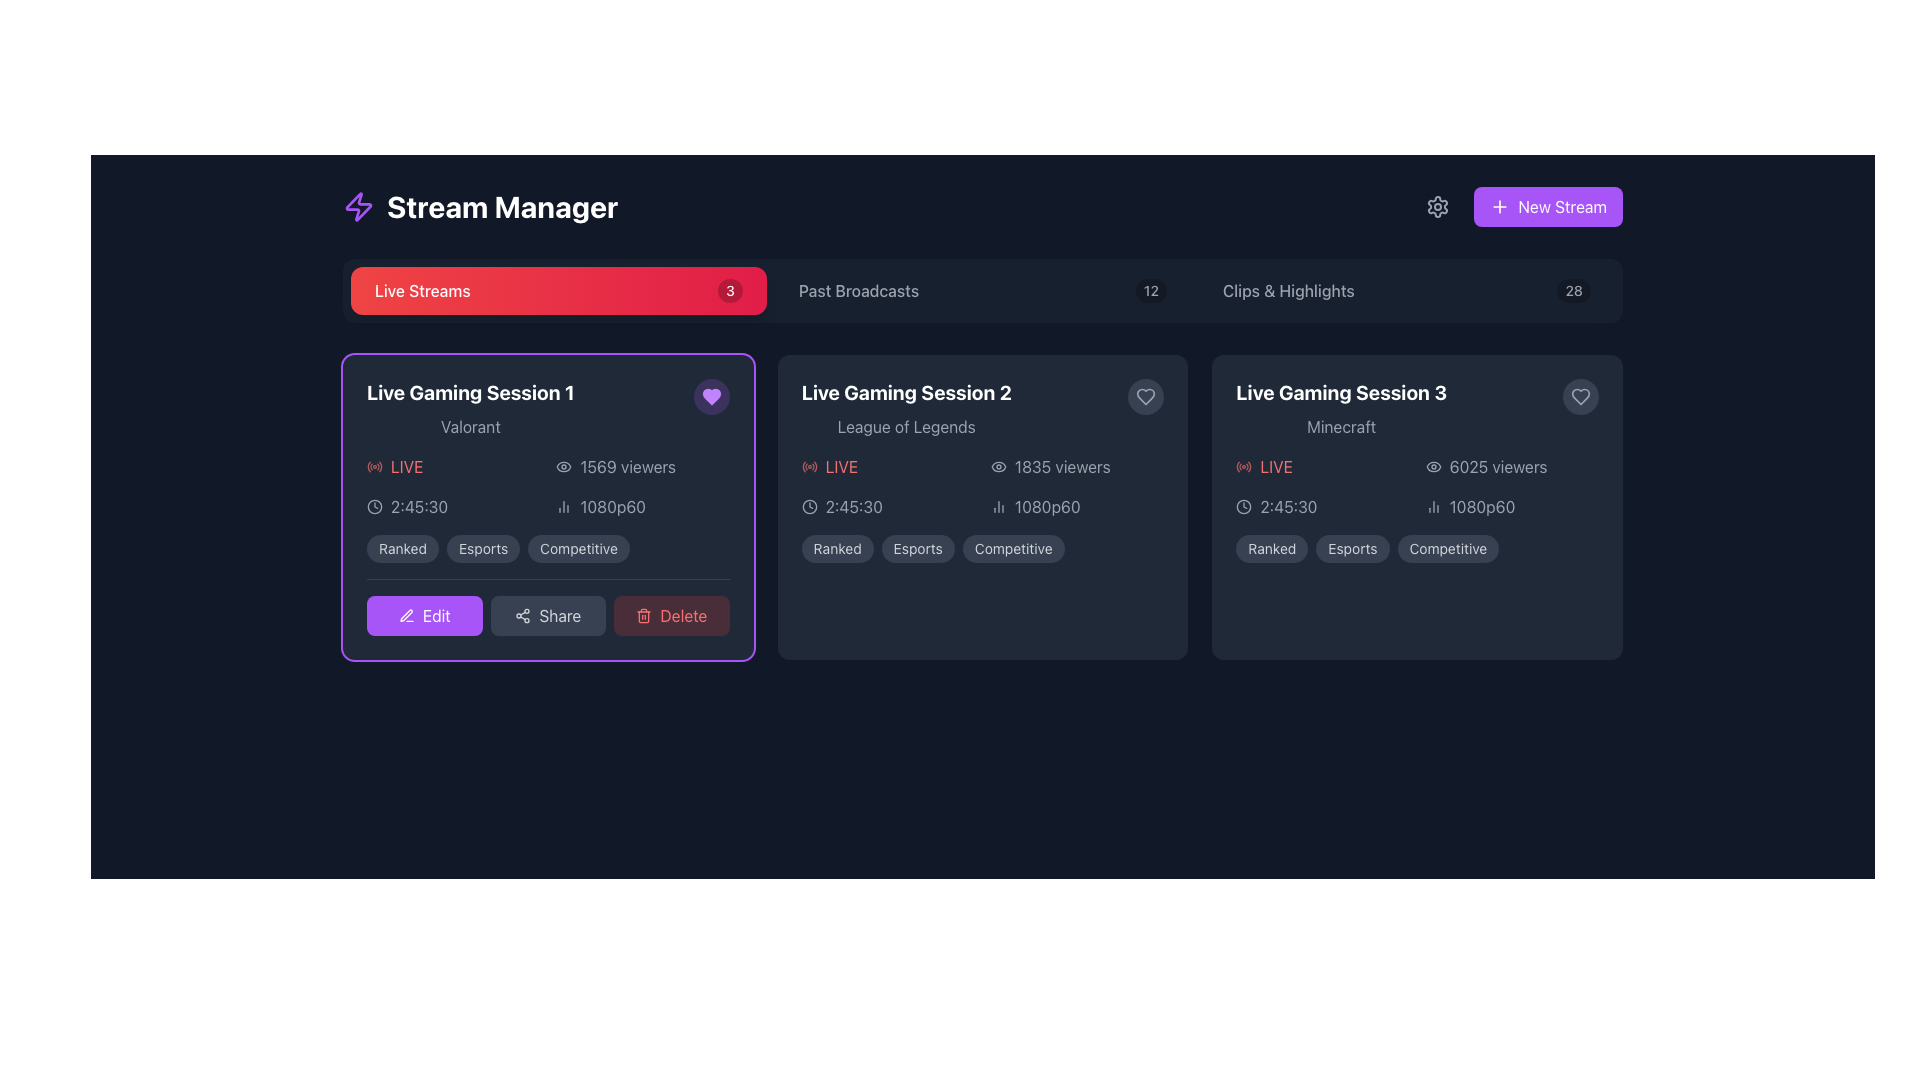  Describe the element at coordinates (837, 548) in the screenshot. I see `the pill-shaped label with the text 'Ranked' in the metadata section of the 'Live Gaming Session 2' card` at that location.